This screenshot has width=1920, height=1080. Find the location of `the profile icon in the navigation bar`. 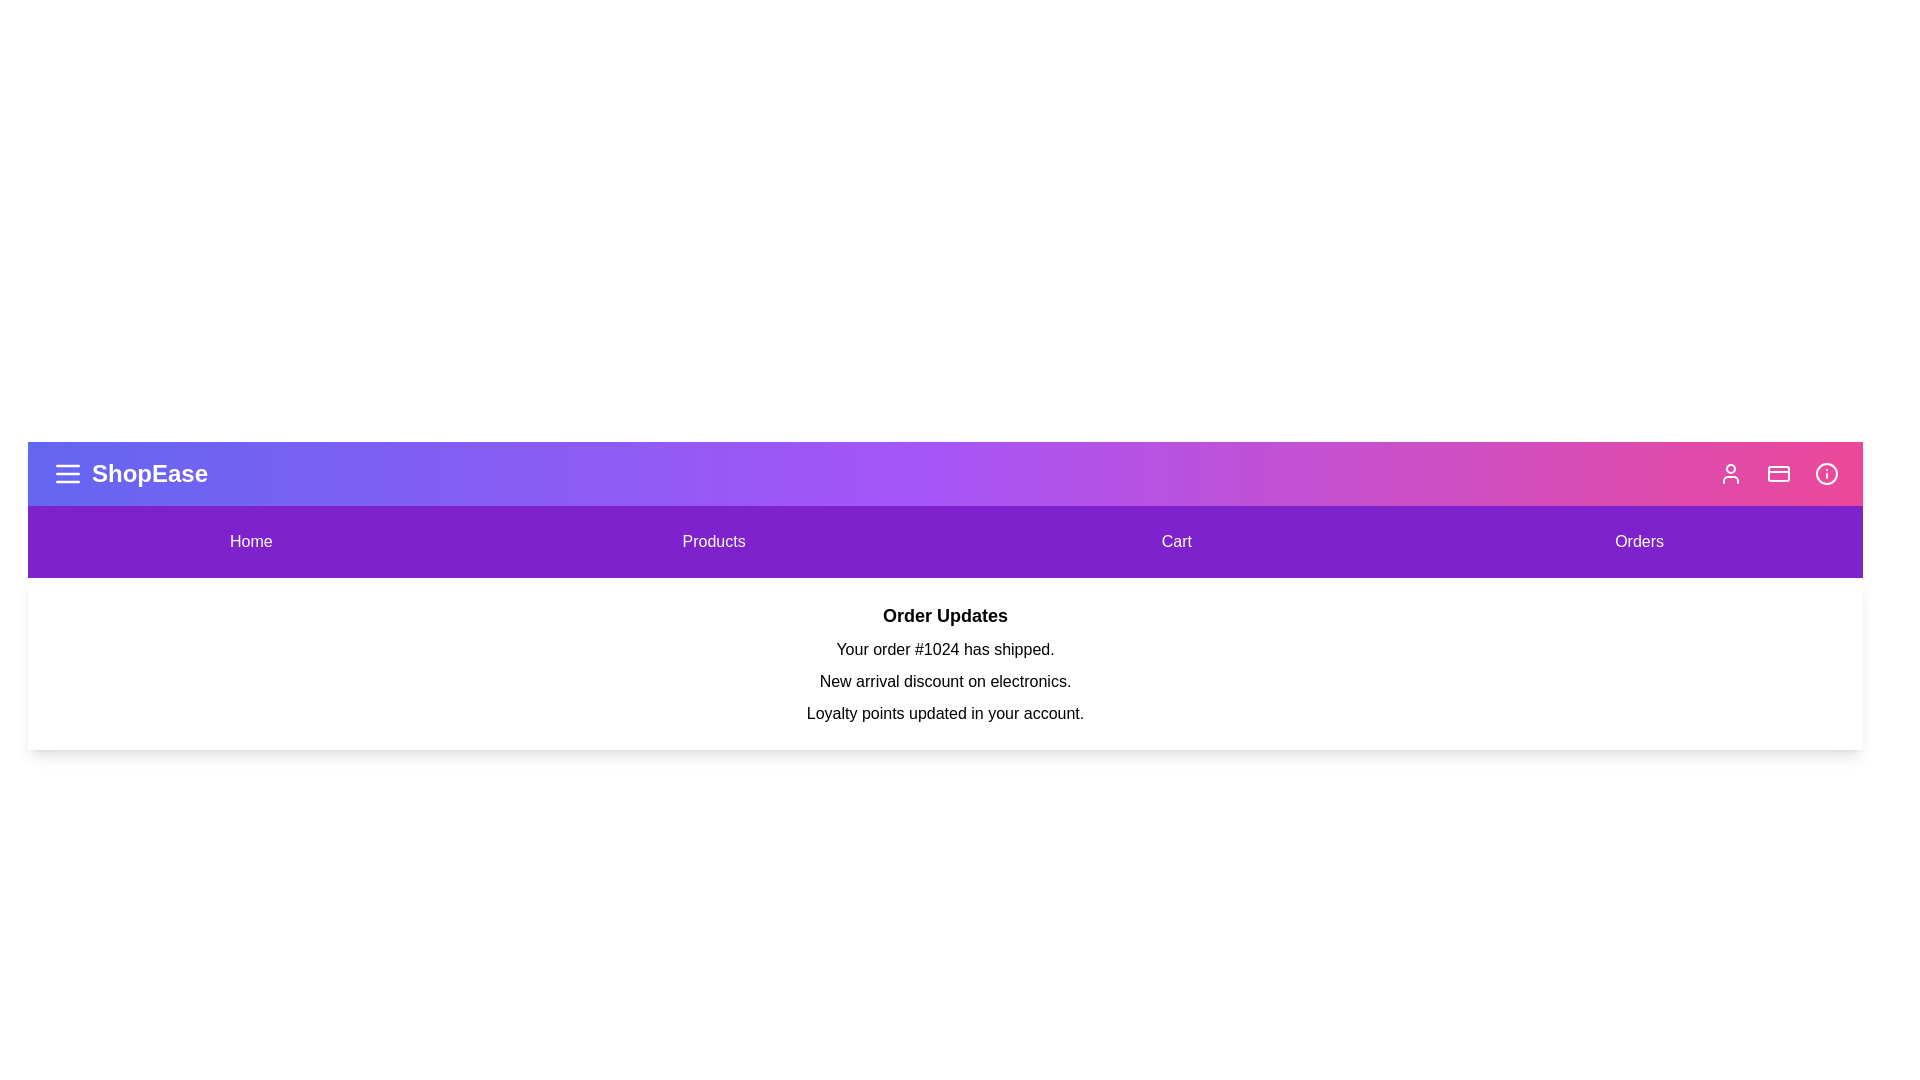

the profile icon in the navigation bar is located at coordinates (1730, 474).